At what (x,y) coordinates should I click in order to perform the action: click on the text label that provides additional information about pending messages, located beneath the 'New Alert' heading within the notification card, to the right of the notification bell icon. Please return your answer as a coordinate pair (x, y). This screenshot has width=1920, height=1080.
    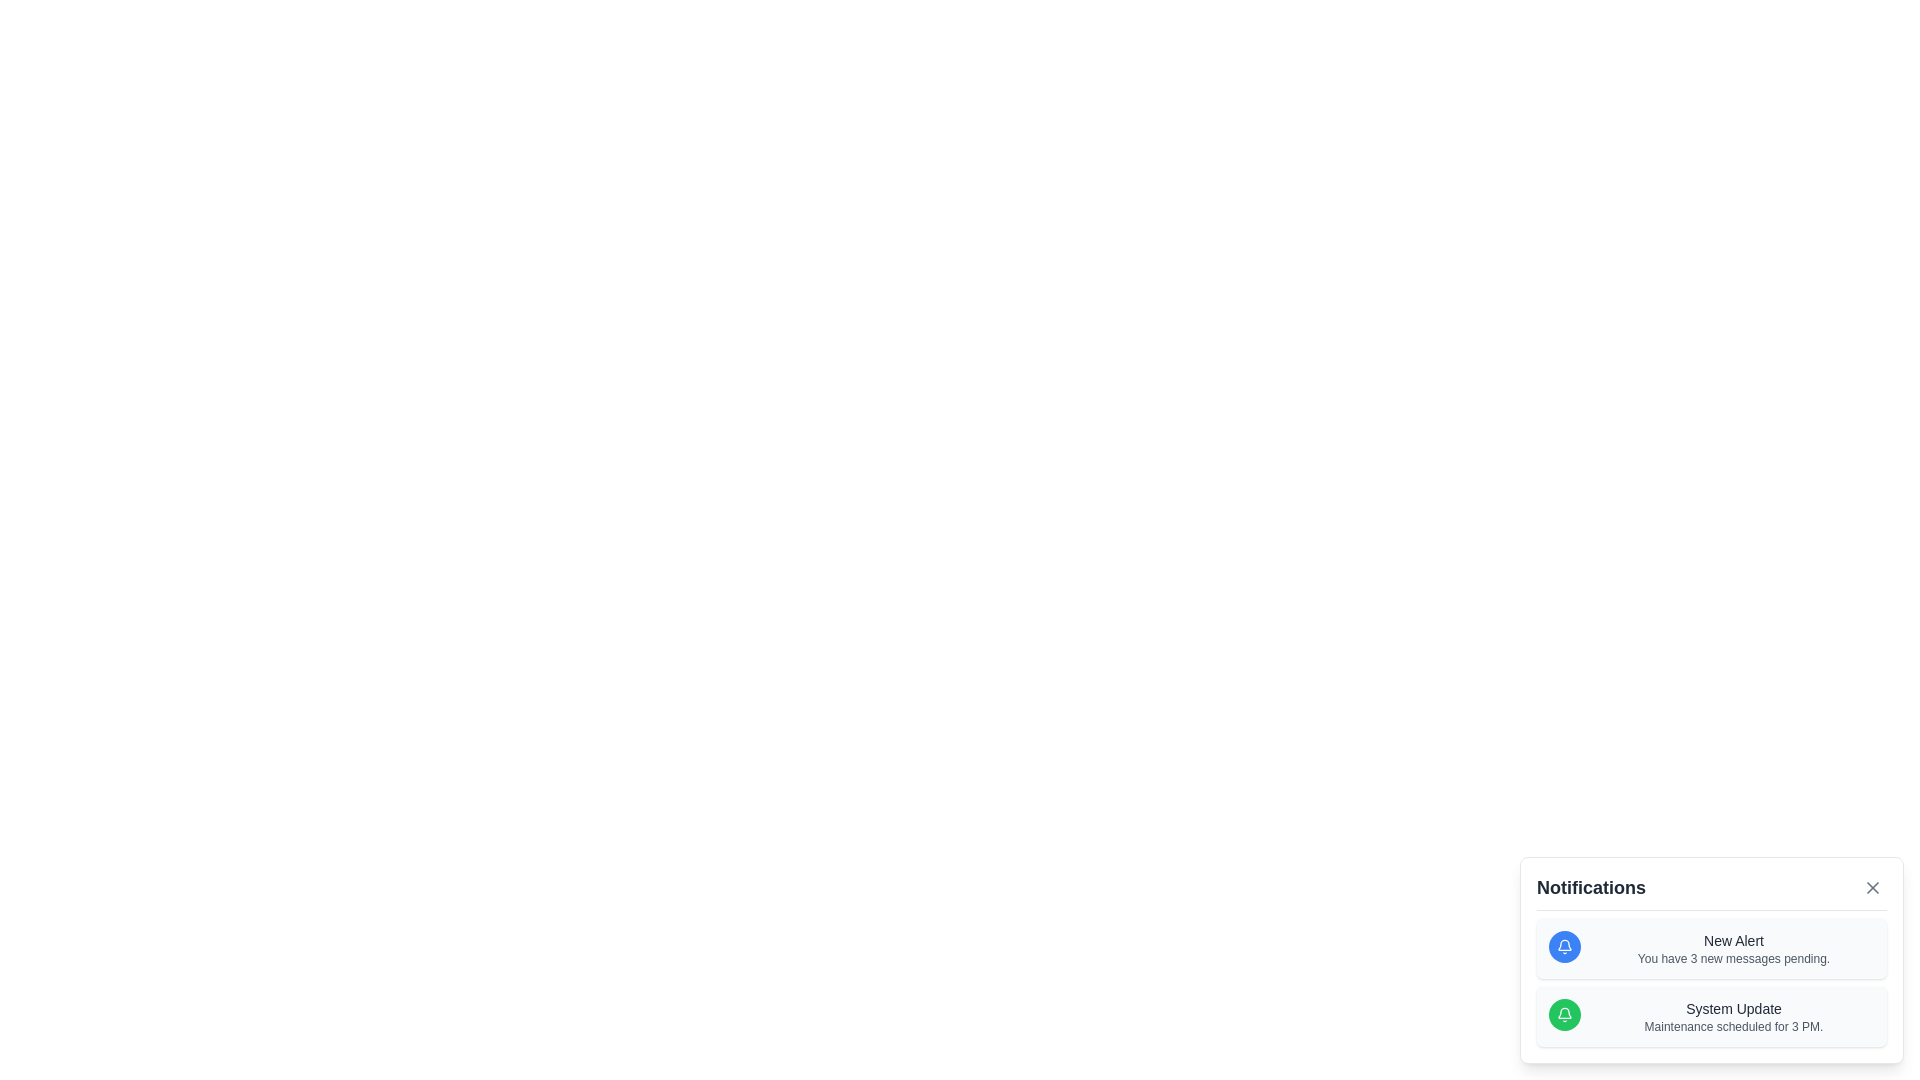
    Looking at the image, I should click on (1732, 958).